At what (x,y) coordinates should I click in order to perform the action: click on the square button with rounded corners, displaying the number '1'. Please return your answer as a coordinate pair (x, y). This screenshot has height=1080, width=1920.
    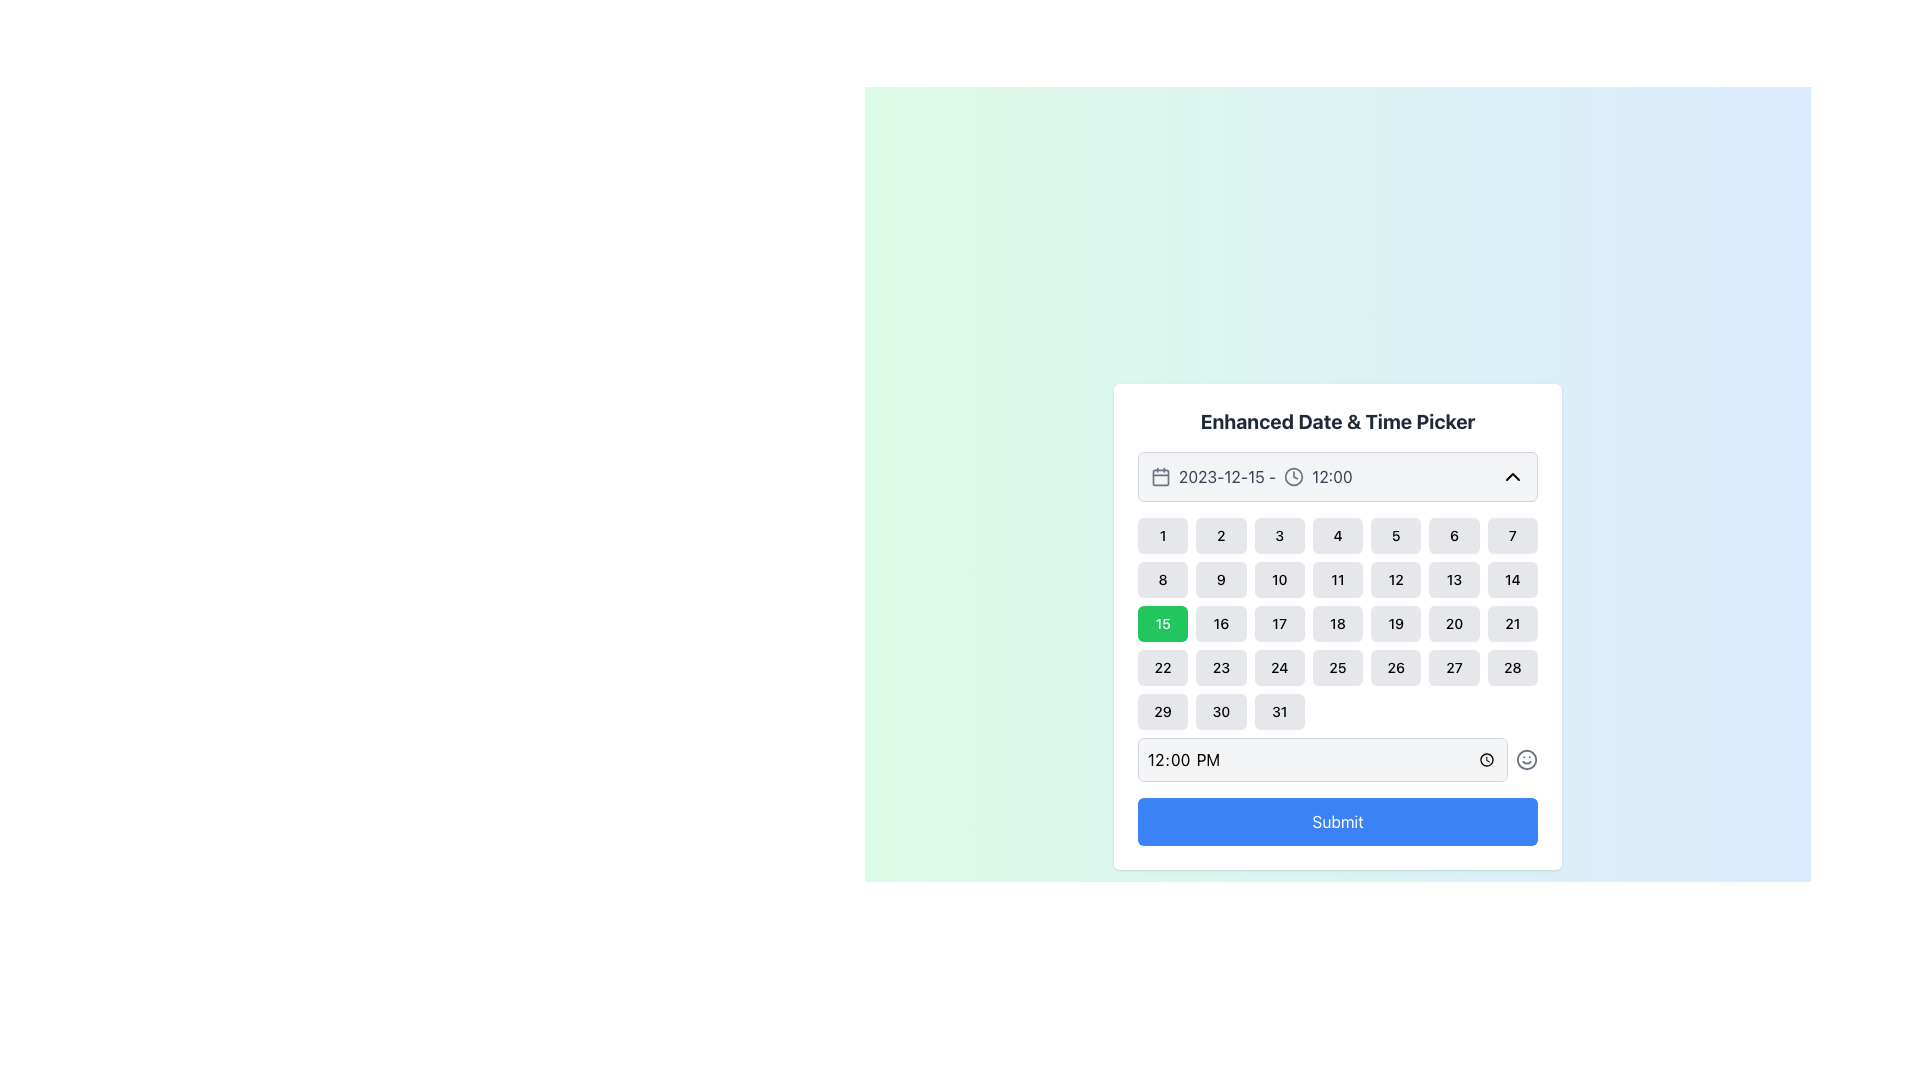
    Looking at the image, I should click on (1163, 535).